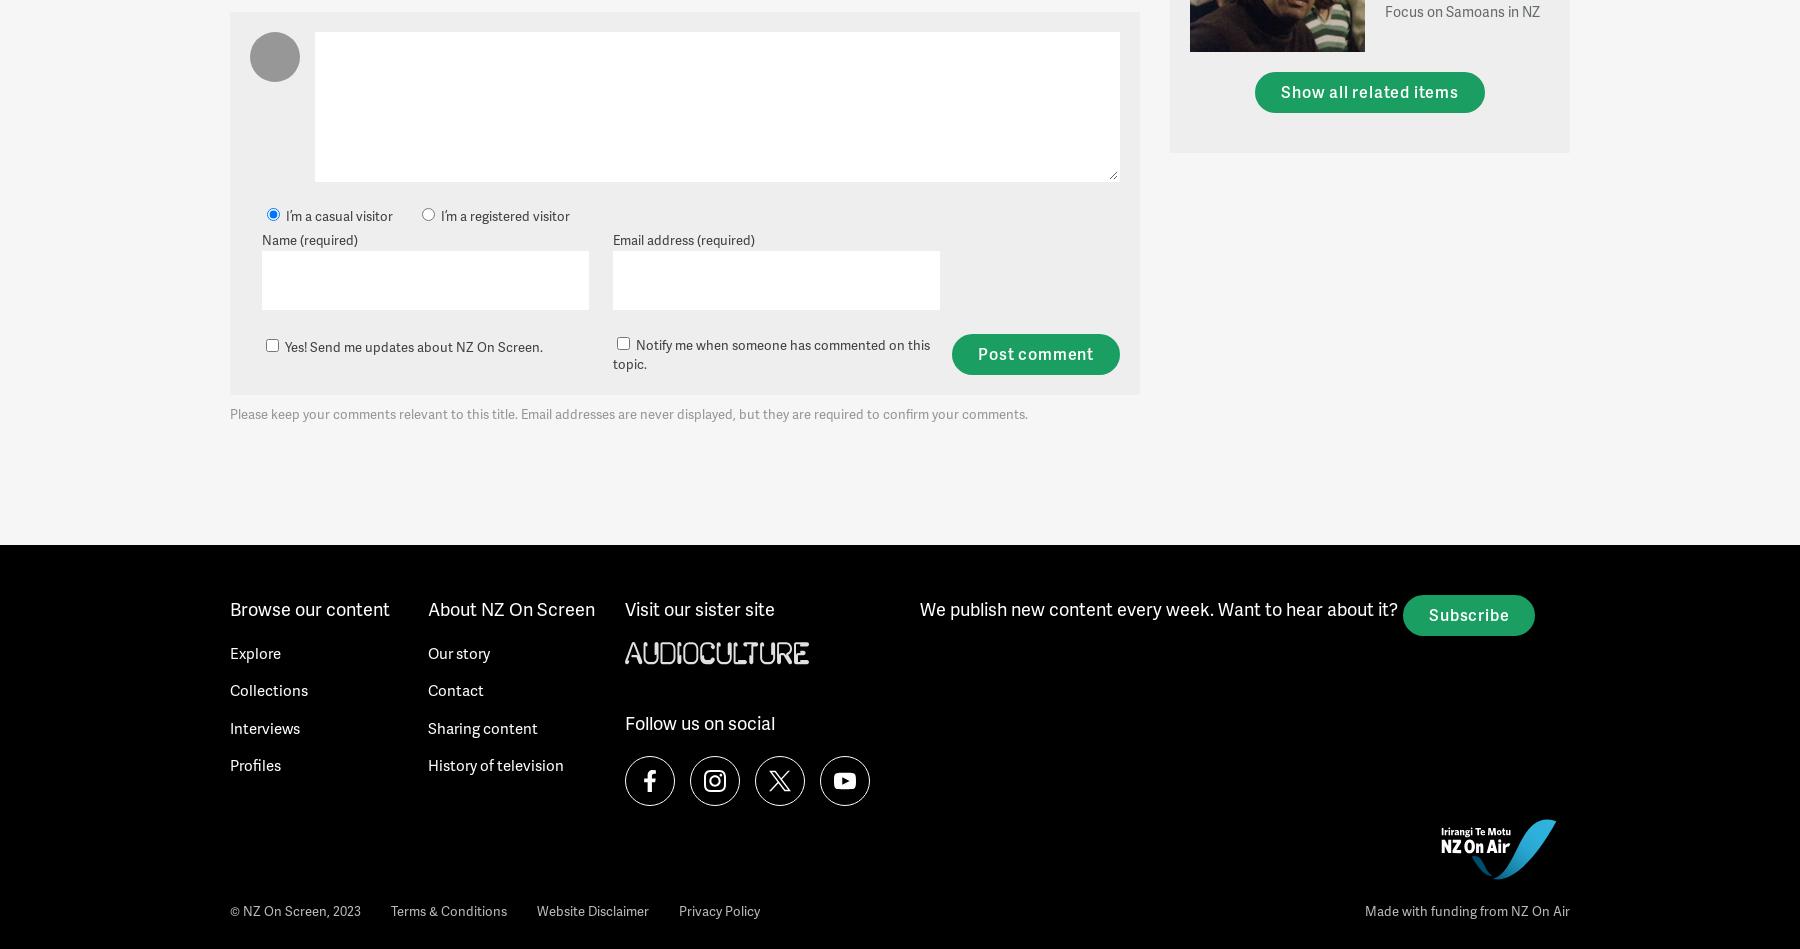 The height and width of the screenshot is (949, 1800). I want to click on 'Our story', so click(456, 651).